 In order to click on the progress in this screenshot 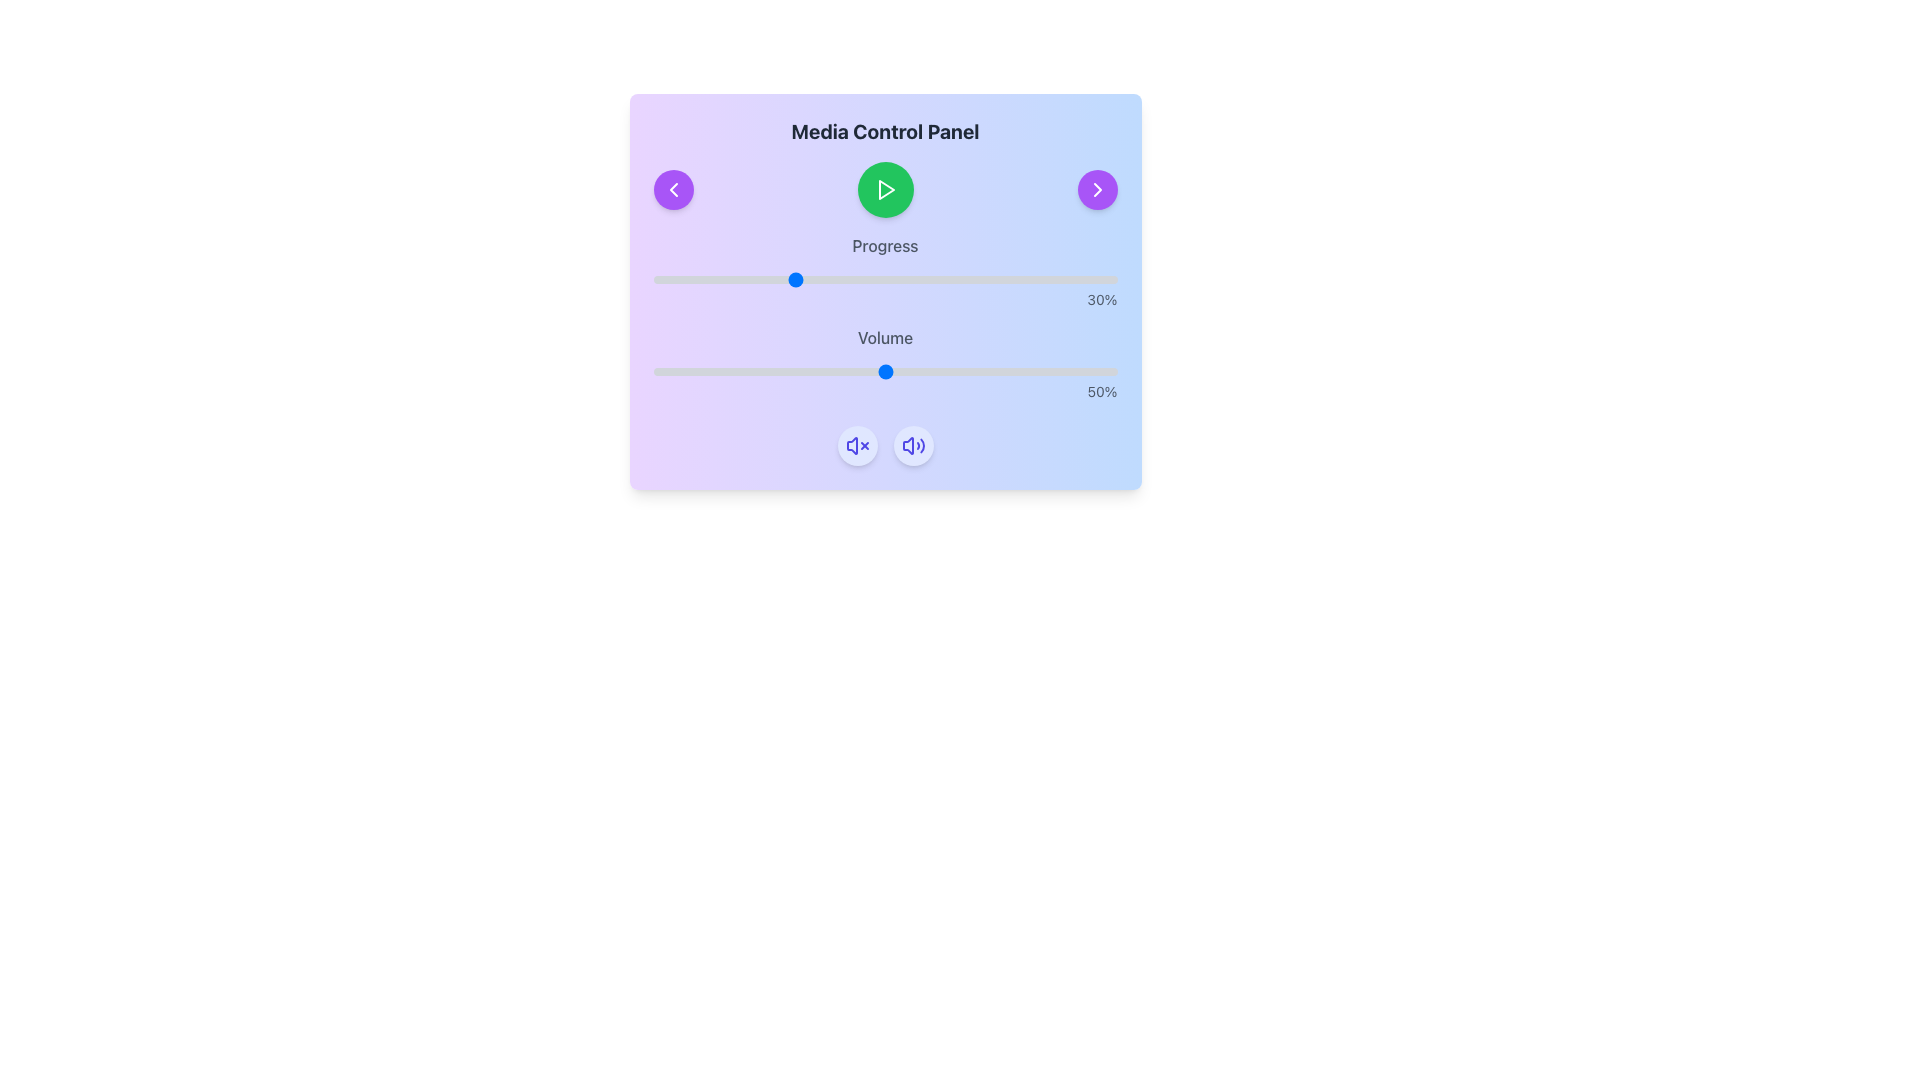, I will do `click(801, 280)`.